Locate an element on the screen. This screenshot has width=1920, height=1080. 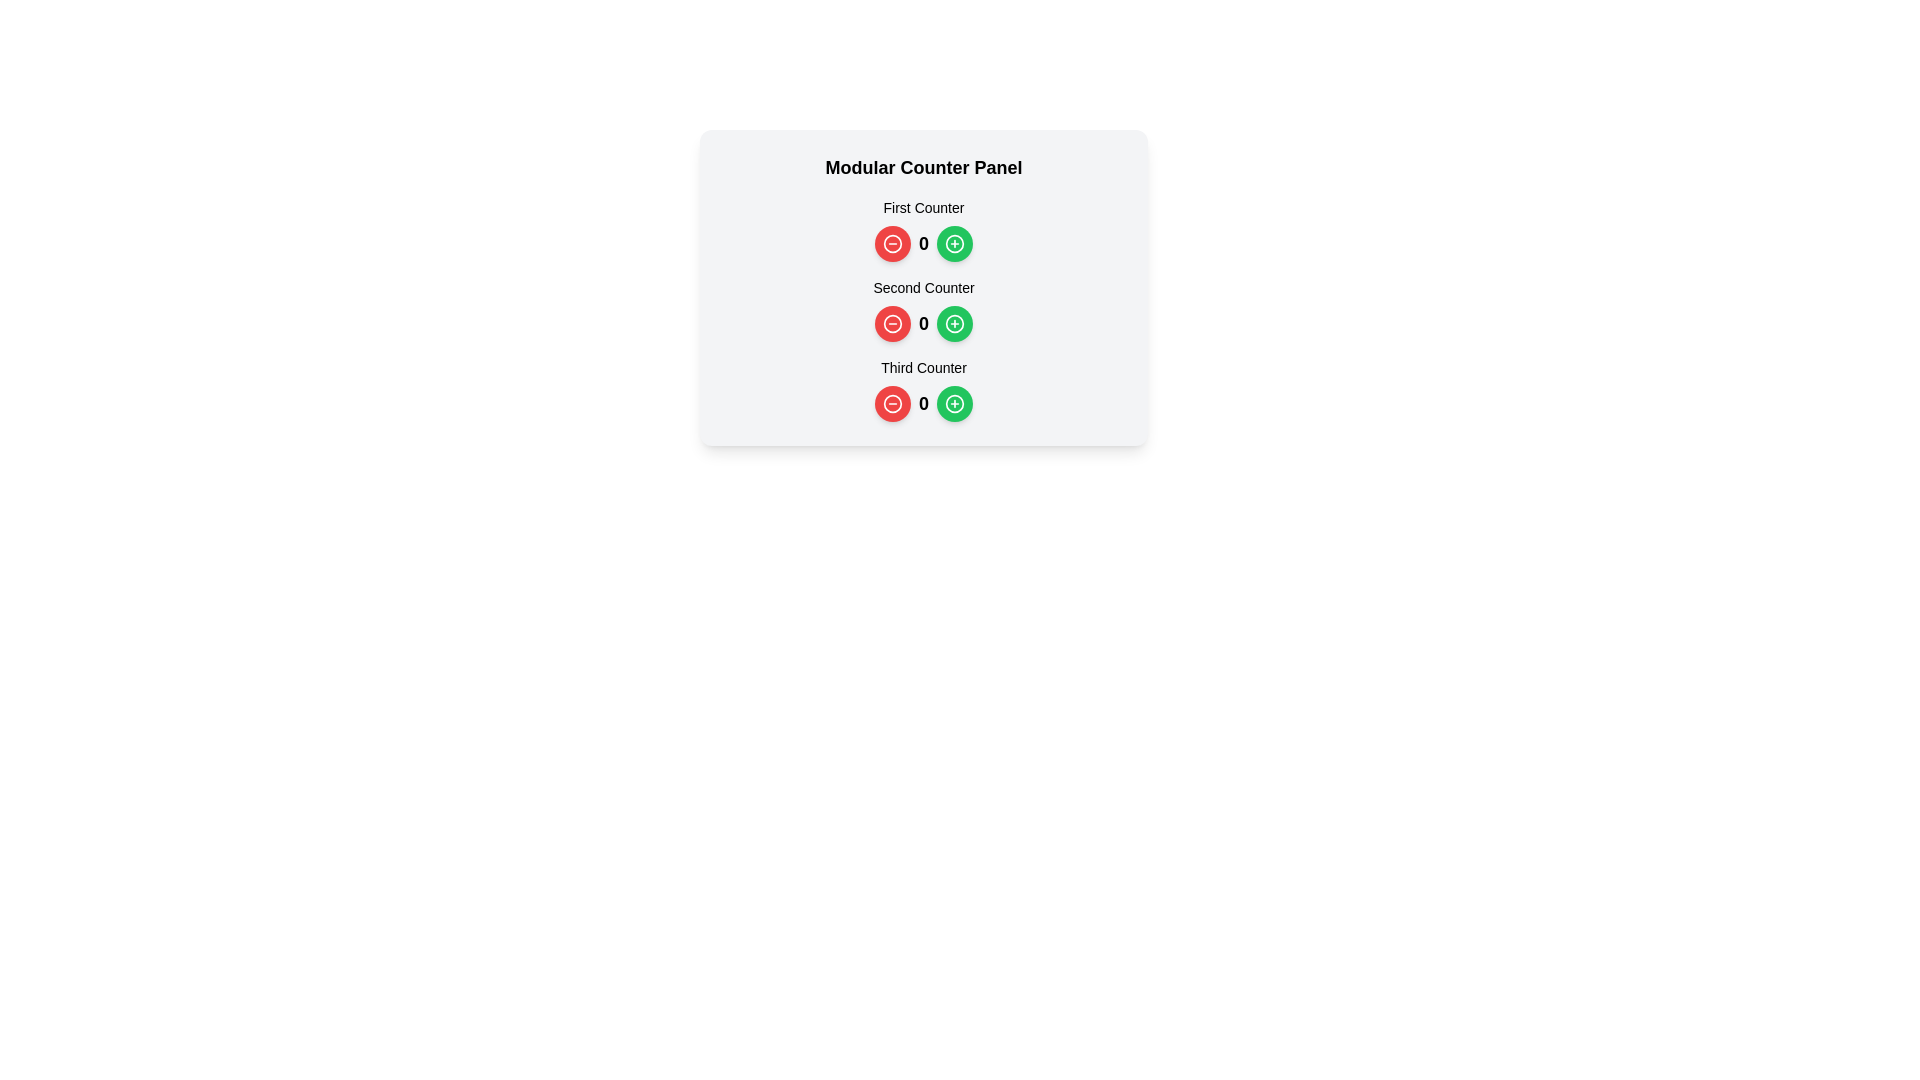
the decrement button with a minus icon located to the left of the counter value in the Second Counter row is located at coordinates (891, 323).